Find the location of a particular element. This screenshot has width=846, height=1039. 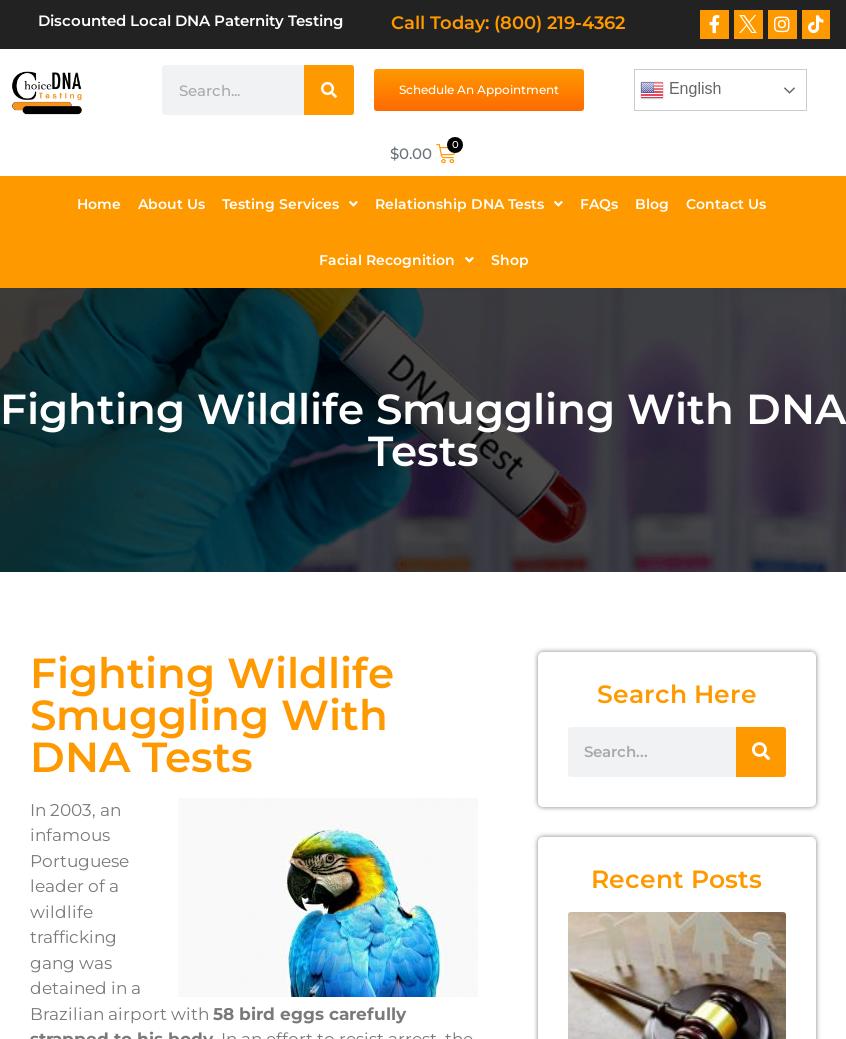

'Contact Us' is located at coordinates (725, 203).